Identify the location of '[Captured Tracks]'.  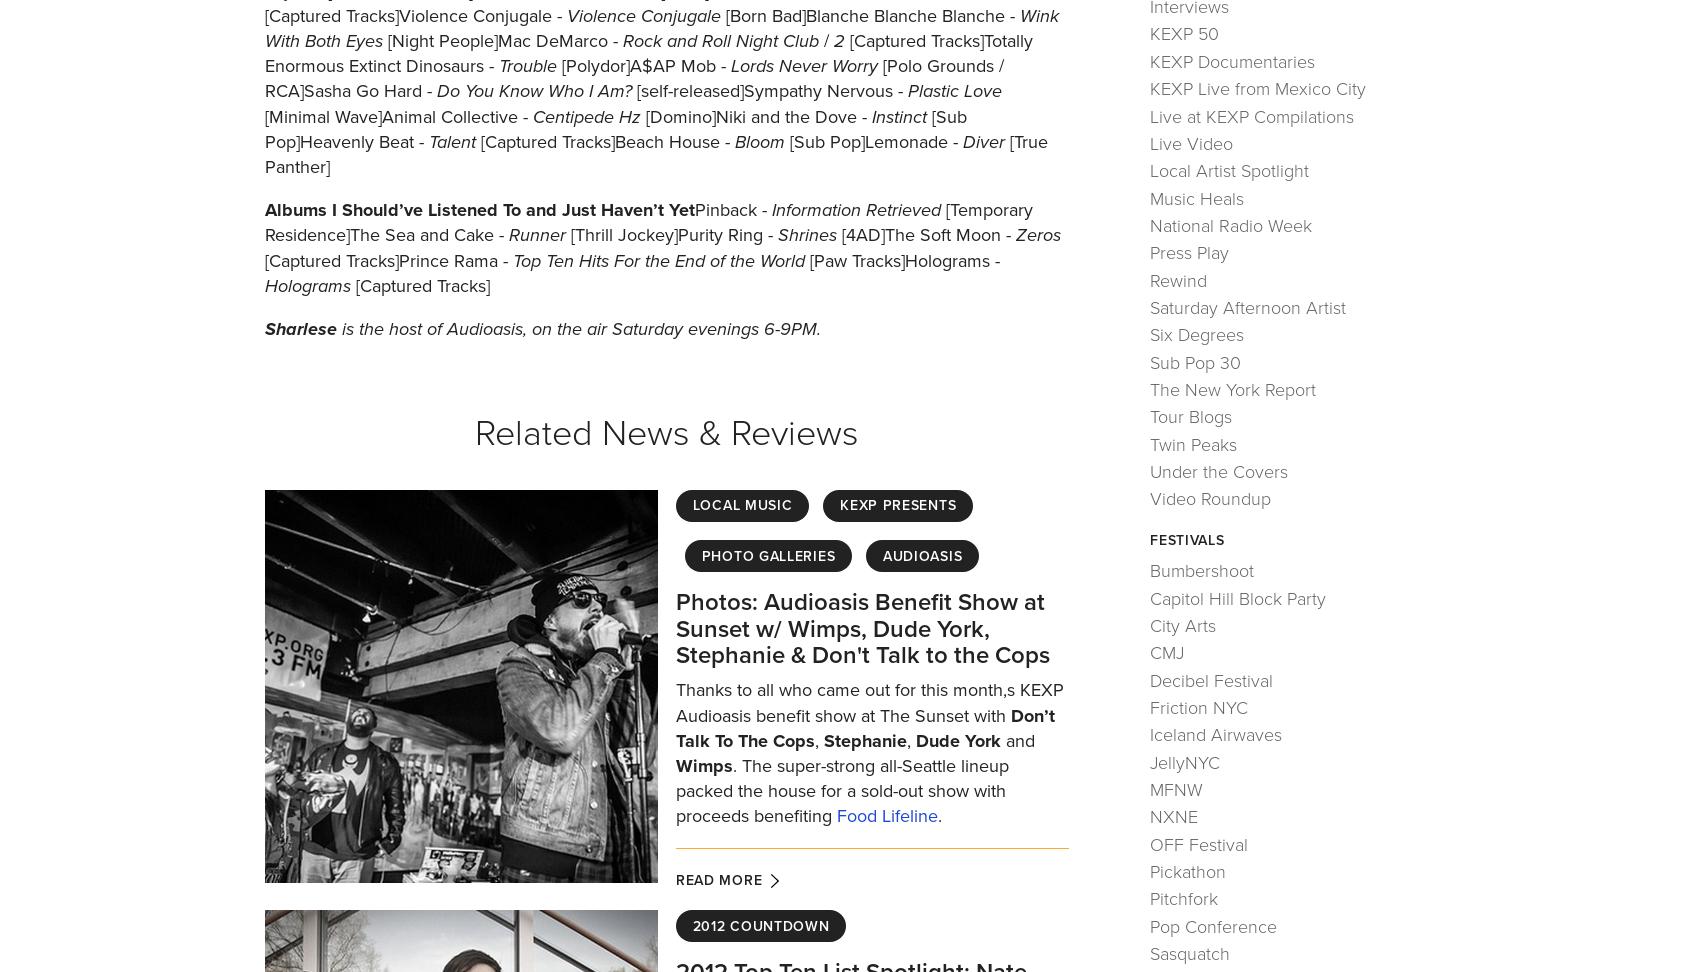
(419, 284).